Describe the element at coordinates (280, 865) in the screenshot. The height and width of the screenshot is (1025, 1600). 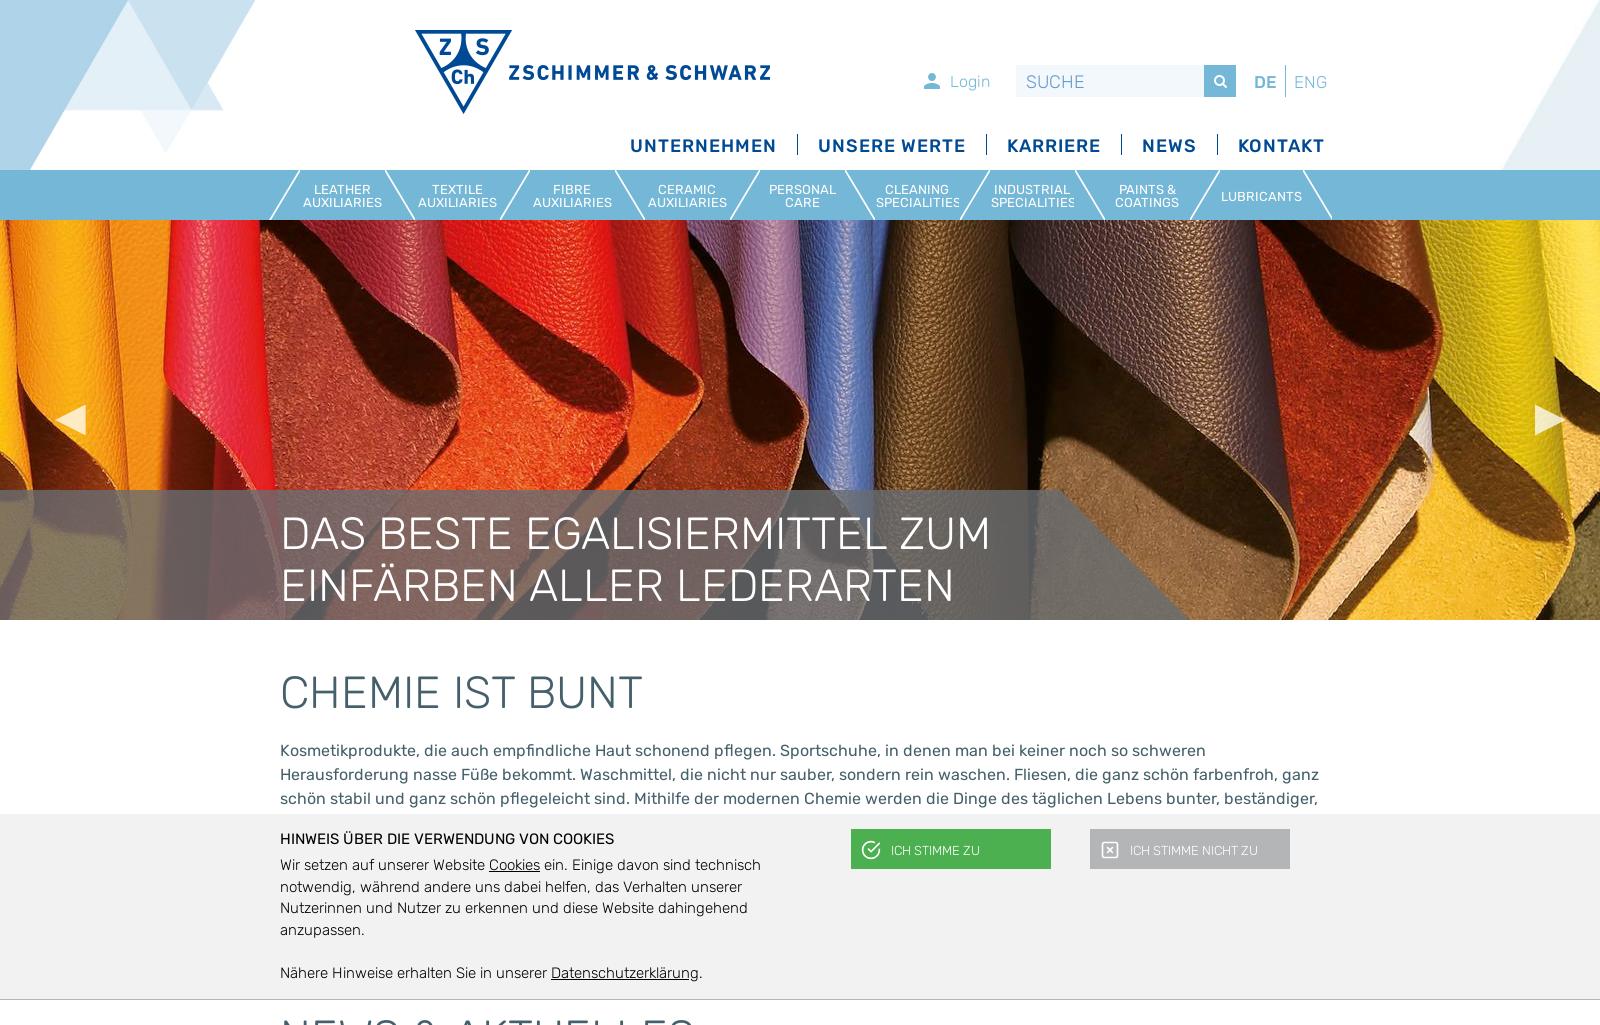
I see `'Wir setzen auf unserer Website'` at that location.